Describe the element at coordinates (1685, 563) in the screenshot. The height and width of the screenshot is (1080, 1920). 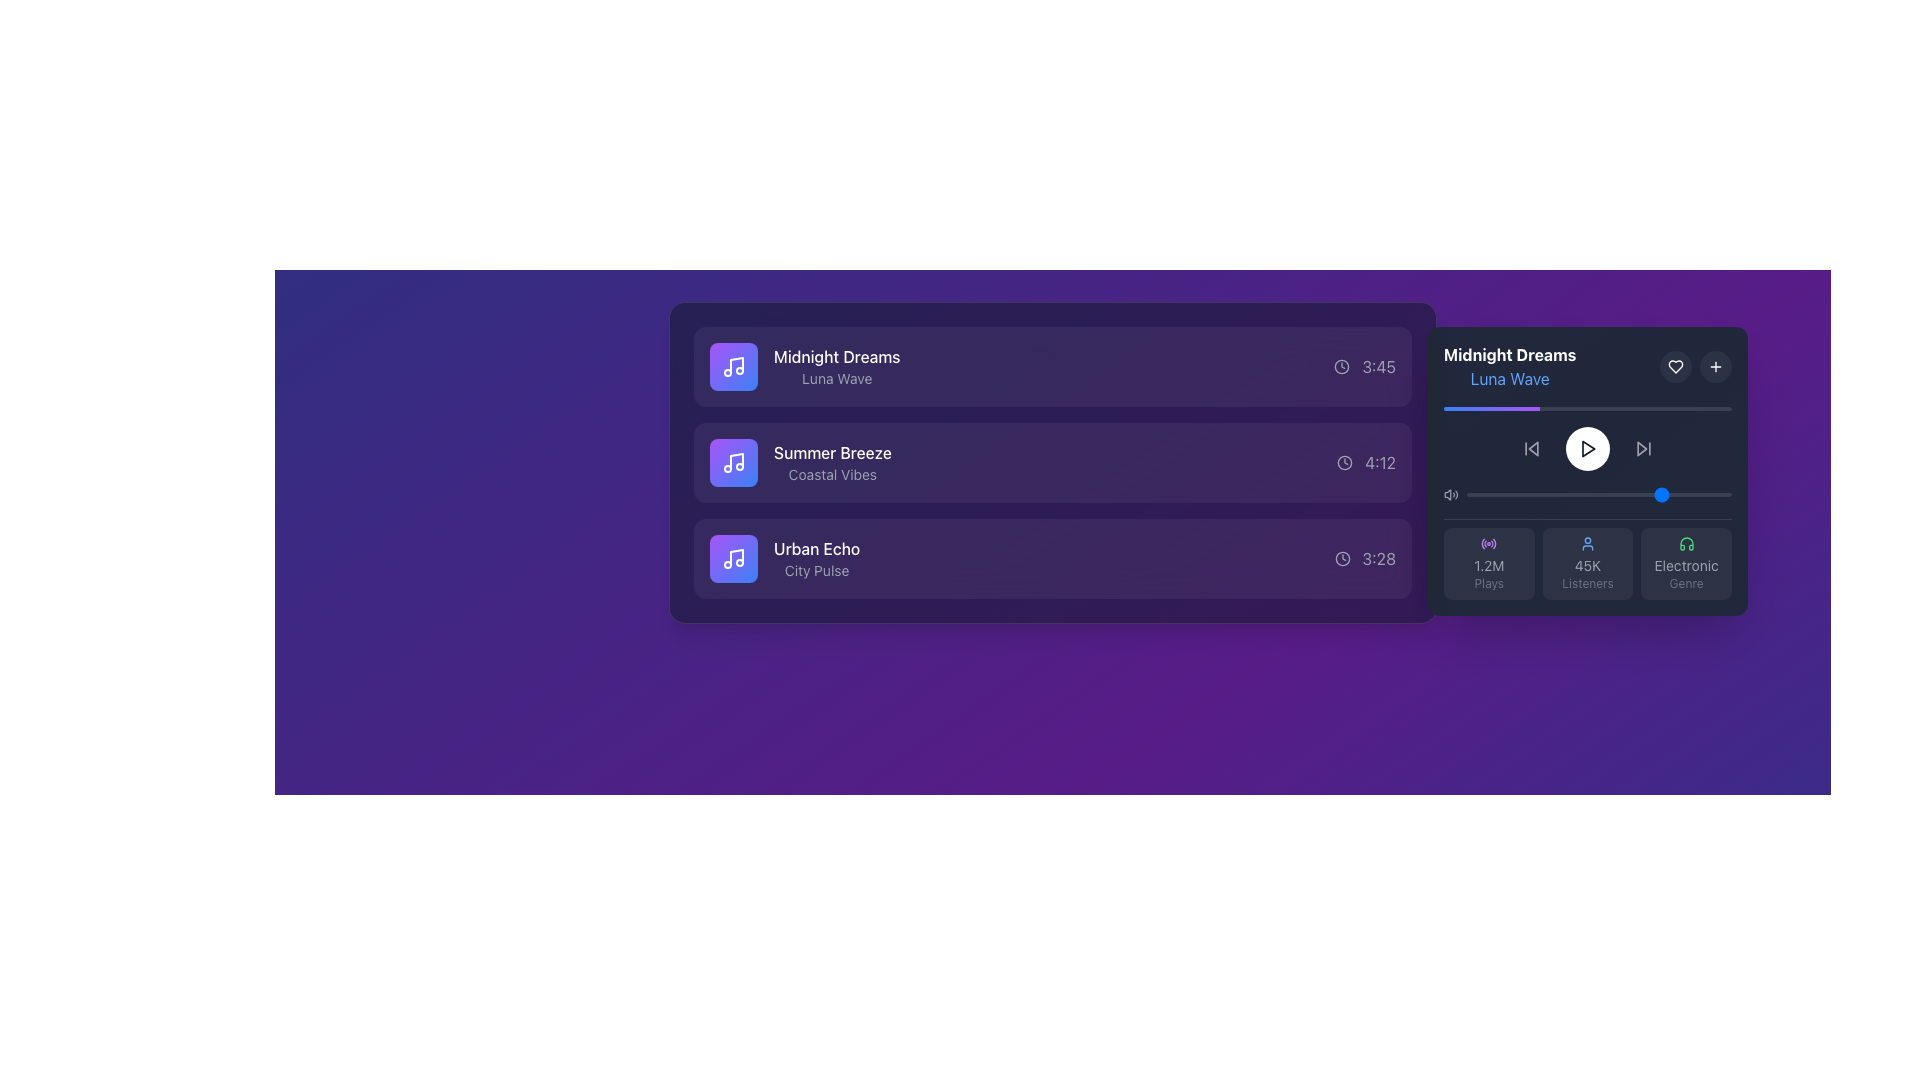
I see `the Informational badge that indicates the genre of the content as 'Electronic', located in the third column of a three-column grid at the bottom of the player panel` at that location.